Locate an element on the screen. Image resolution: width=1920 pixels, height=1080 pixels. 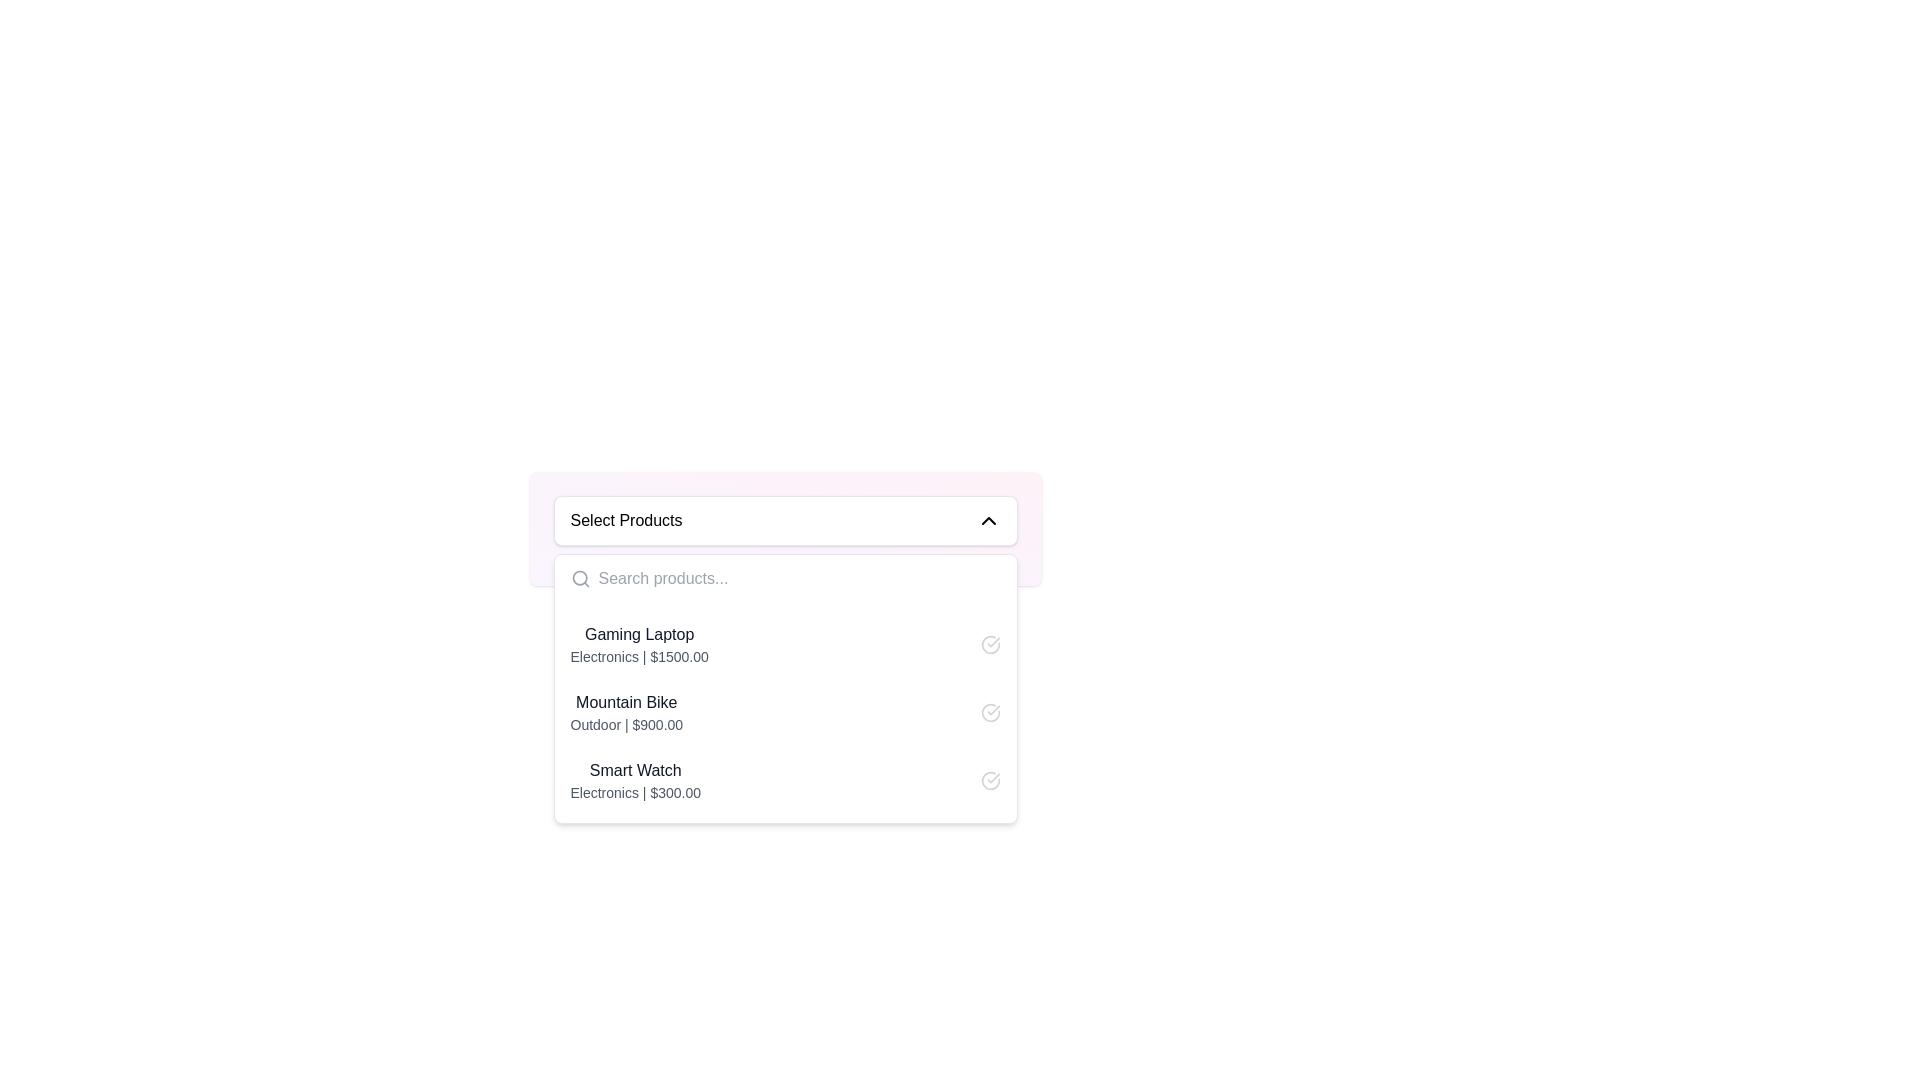
the text label that provides additional details about the product listed above it, positioned immediately below the 'Mountain Bike' text is located at coordinates (625, 725).